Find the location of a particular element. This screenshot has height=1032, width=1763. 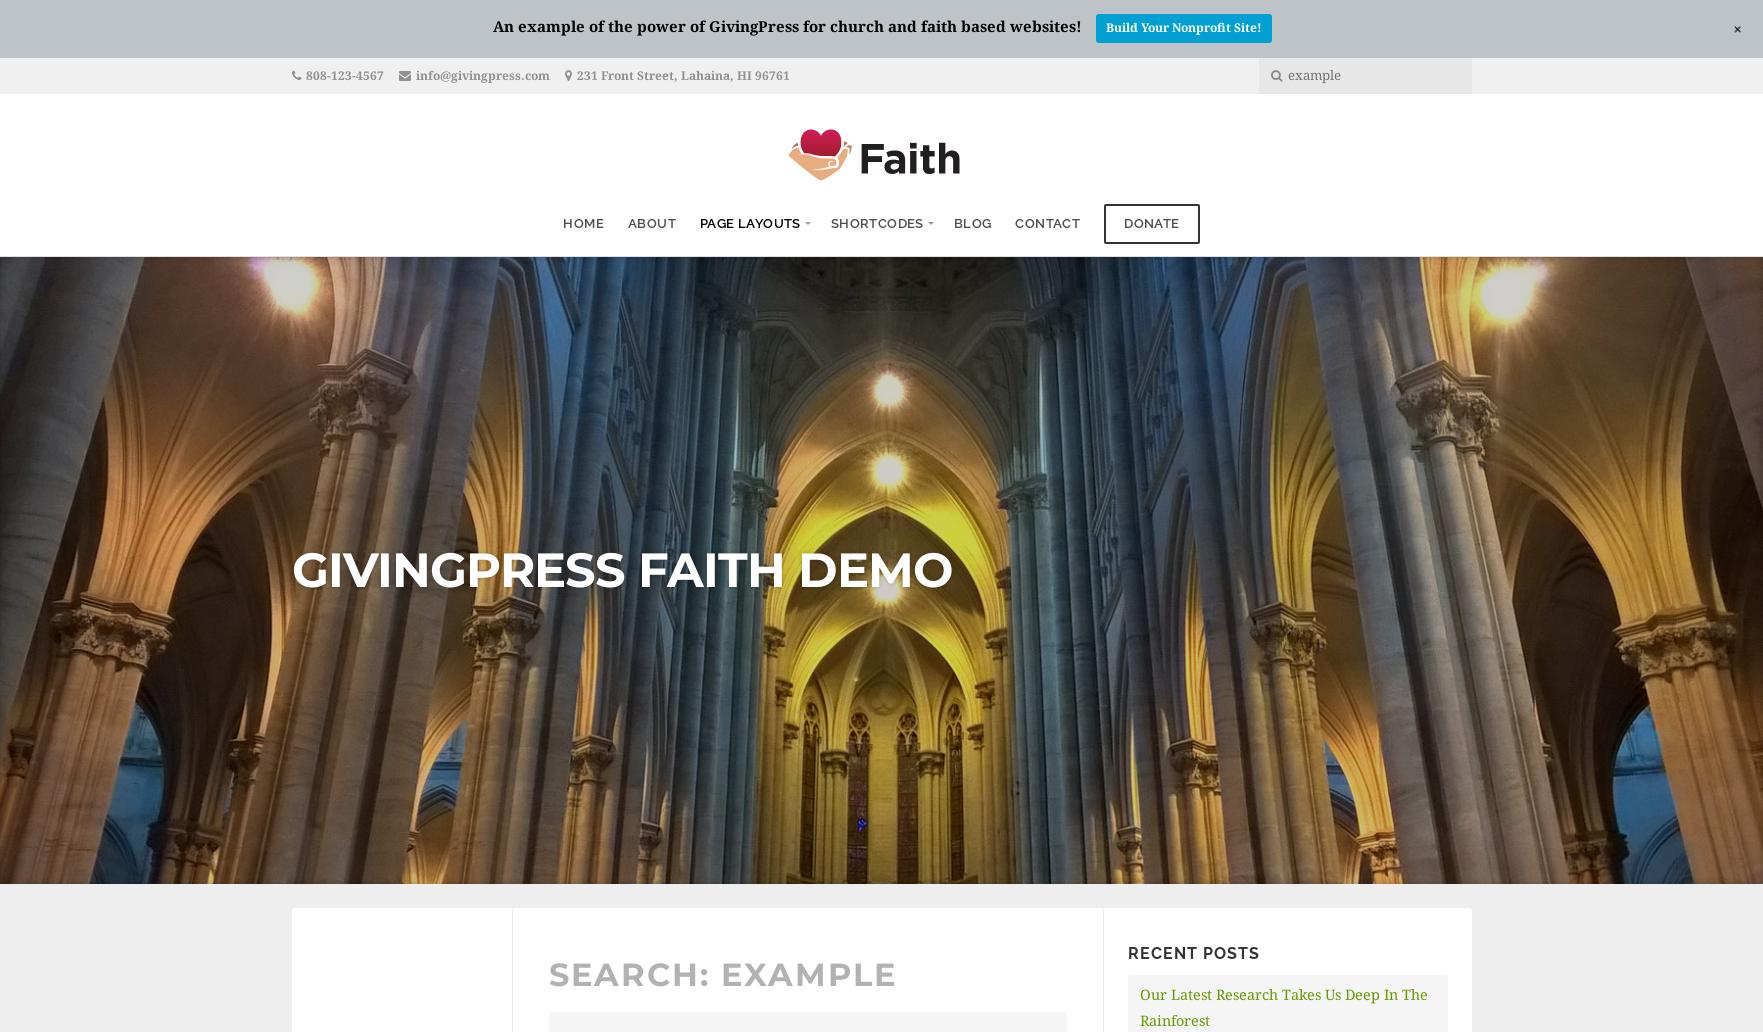

'Our Latest Research Takes Us Deep In The Rainforest' is located at coordinates (1281, 1006).